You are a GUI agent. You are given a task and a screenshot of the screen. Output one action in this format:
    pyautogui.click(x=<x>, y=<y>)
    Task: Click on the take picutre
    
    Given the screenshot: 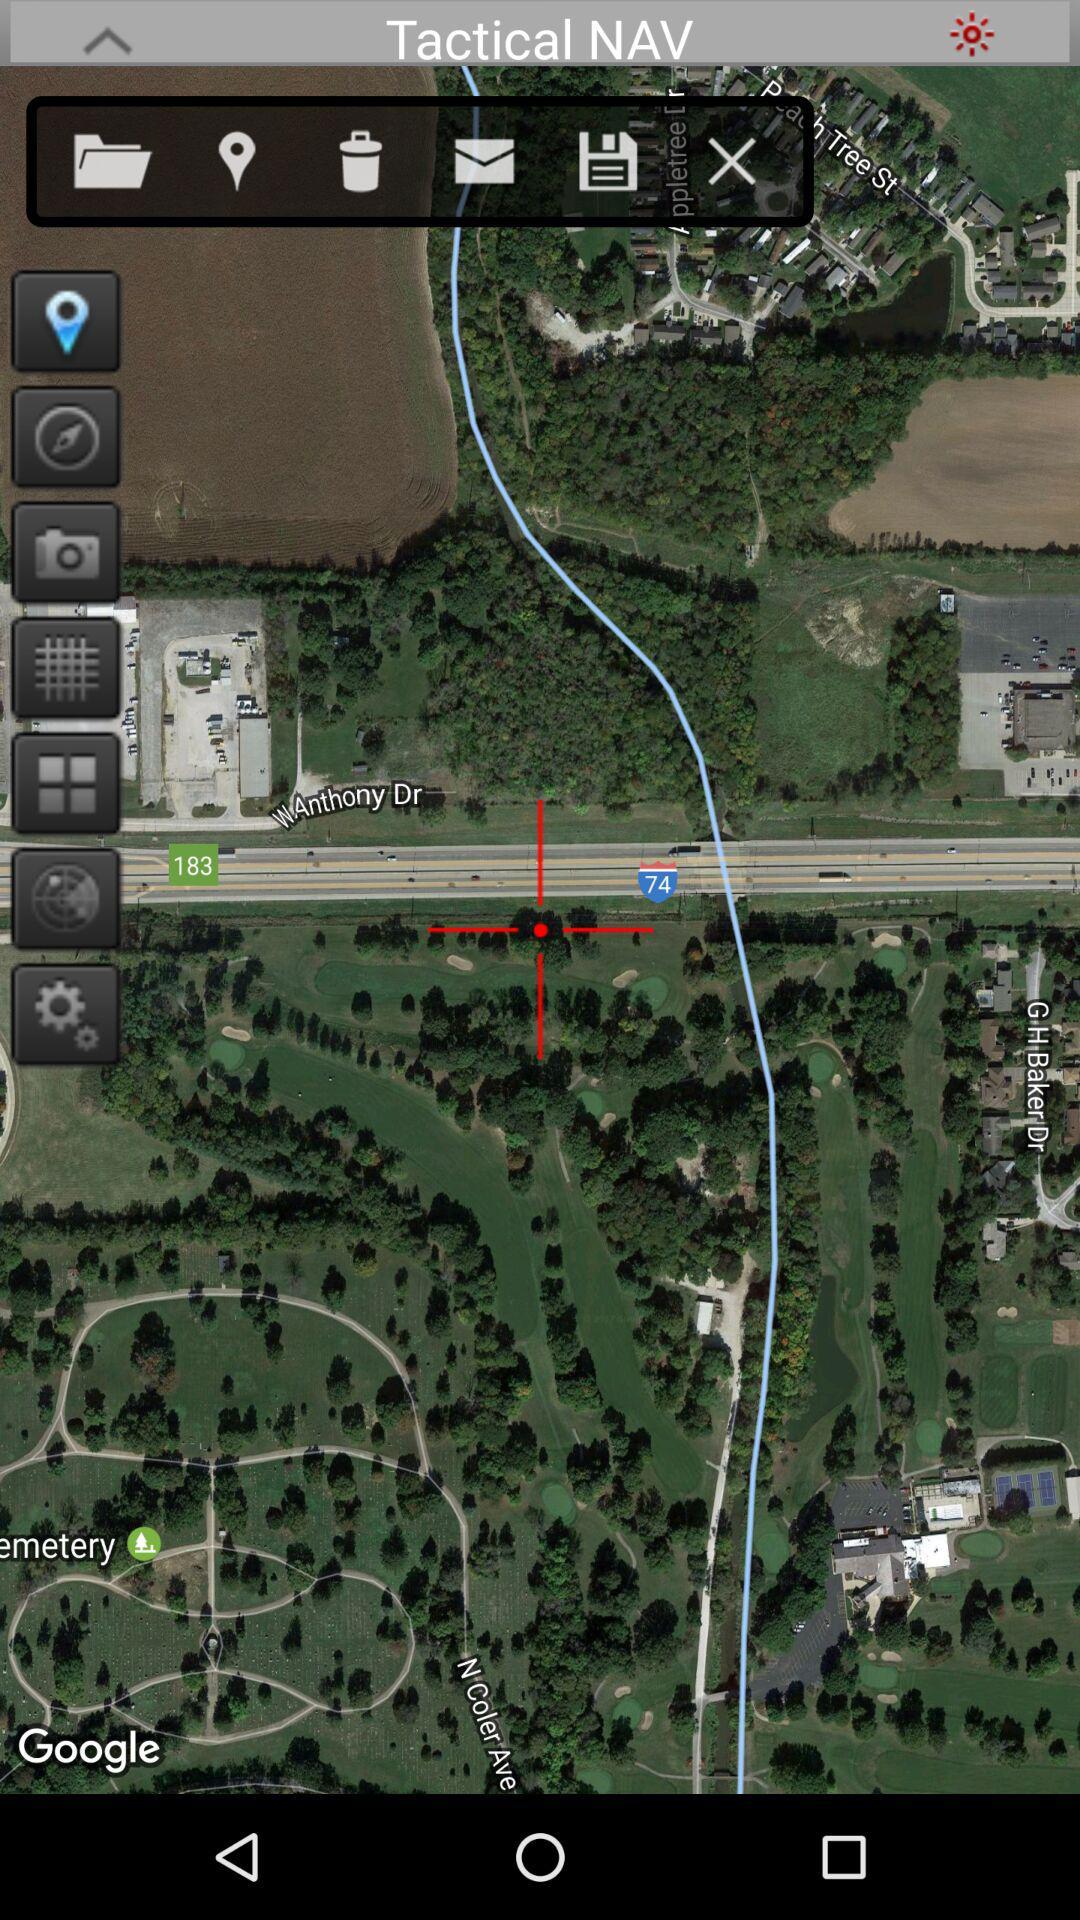 What is the action you would take?
    pyautogui.click(x=58, y=552)
    